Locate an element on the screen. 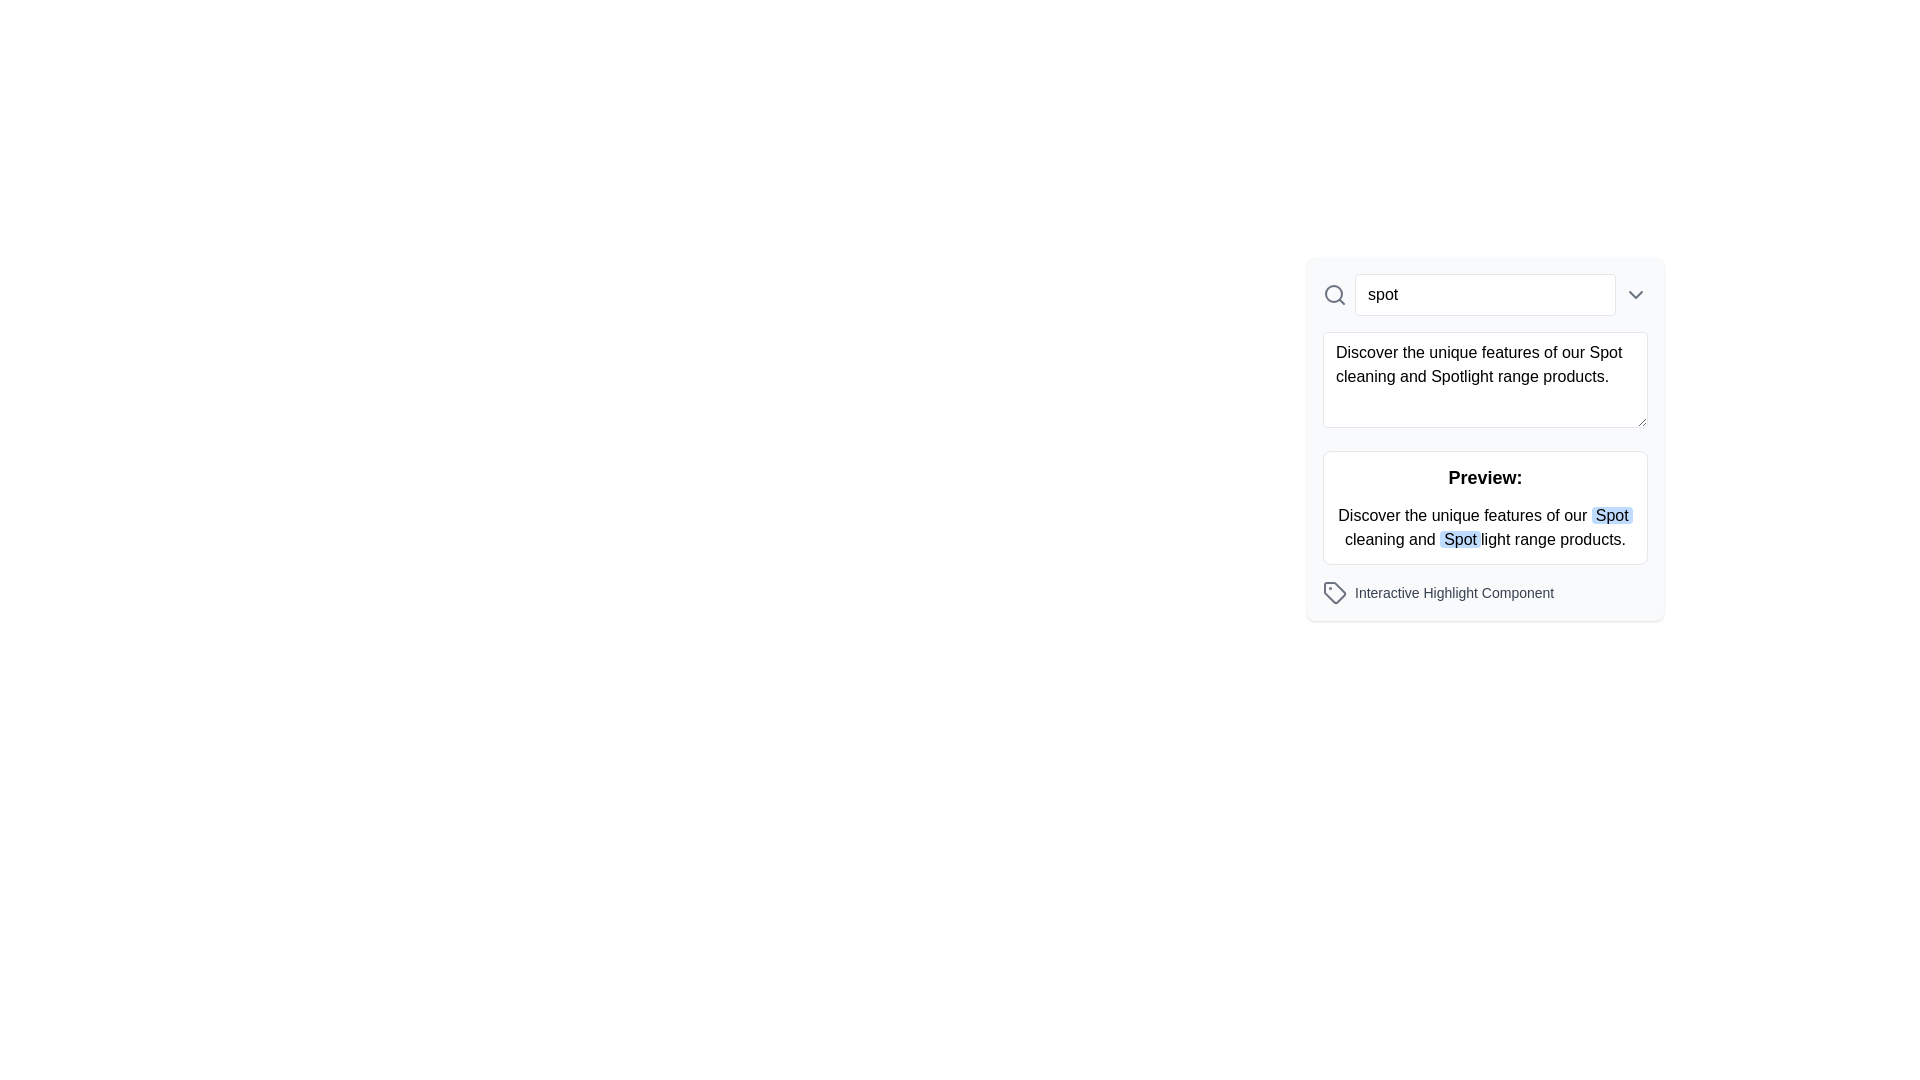 This screenshot has width=1920, height=1080. the Informational display box with a light gray background and rounded corners is located at coordinates (1485, 438).